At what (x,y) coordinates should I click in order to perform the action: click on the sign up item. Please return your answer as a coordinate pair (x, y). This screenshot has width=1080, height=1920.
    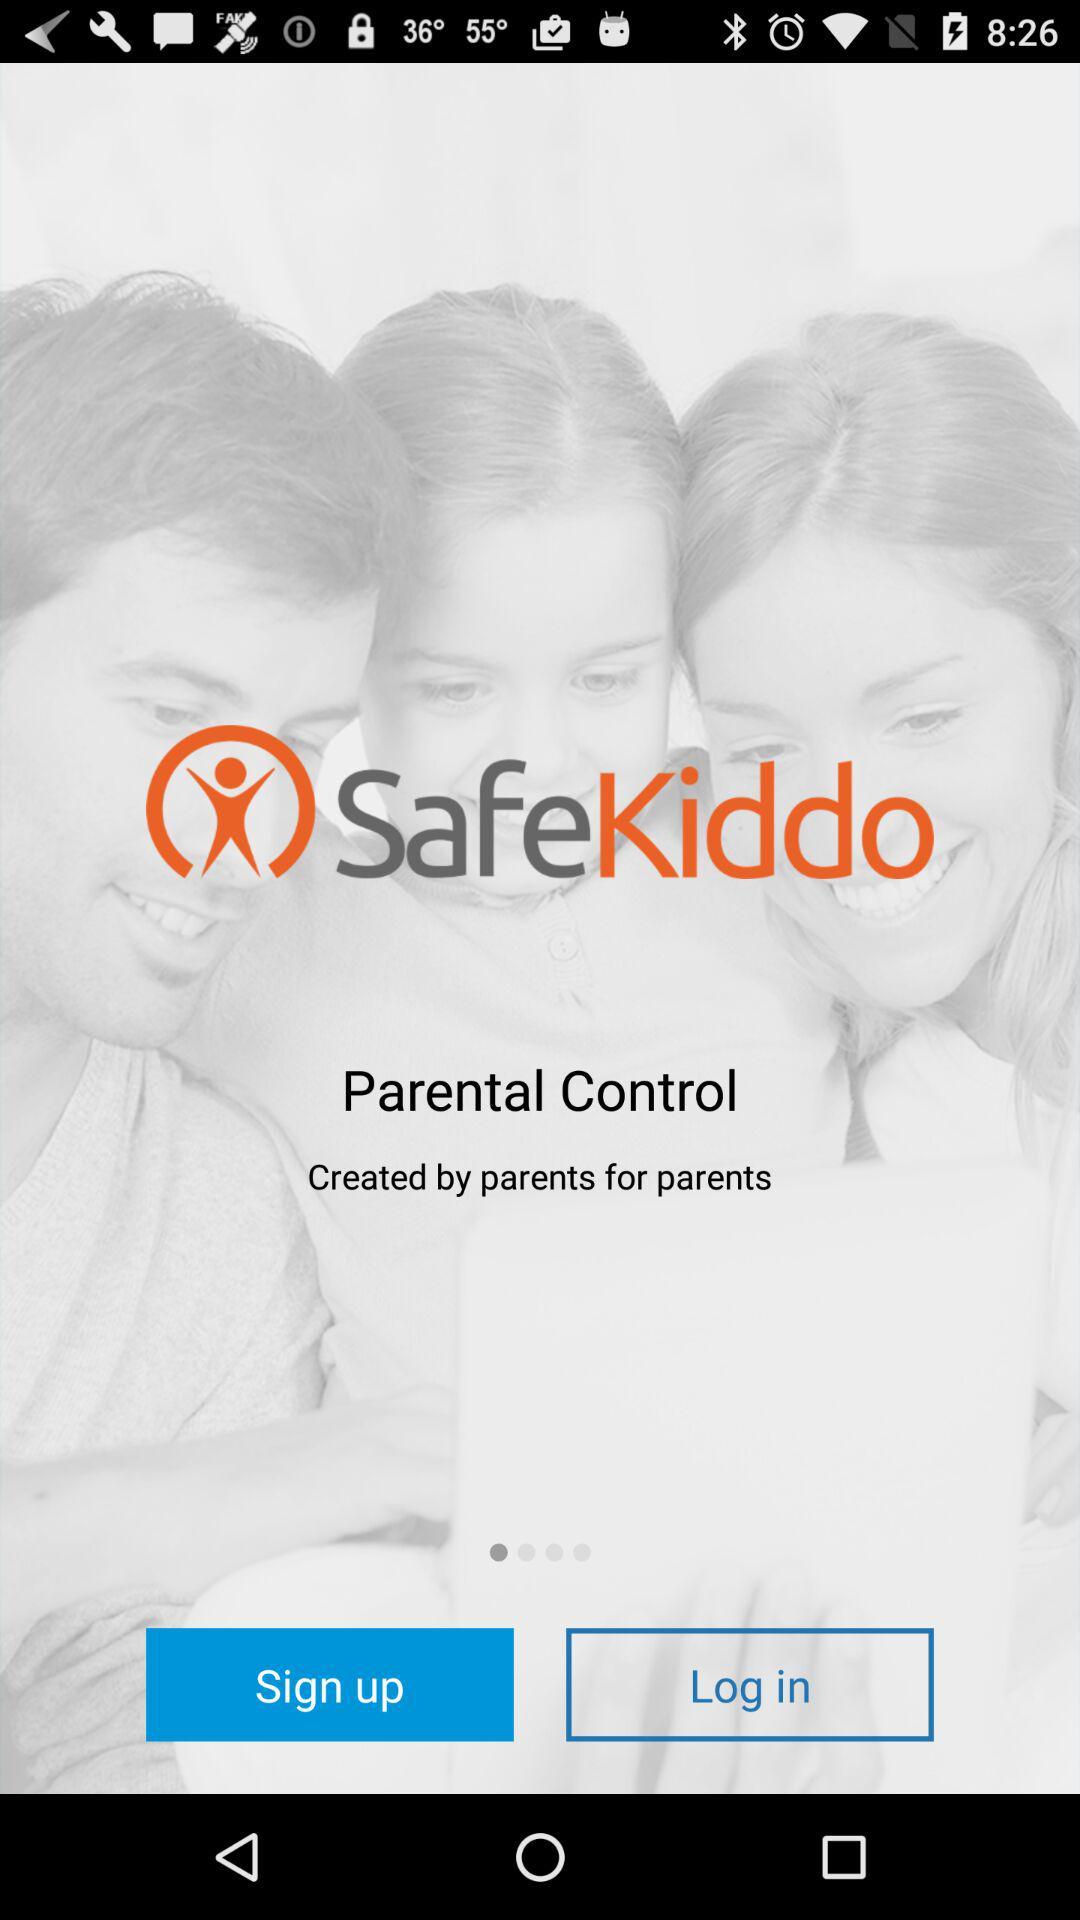
    Looking at the image, I should click on (329, 1683).